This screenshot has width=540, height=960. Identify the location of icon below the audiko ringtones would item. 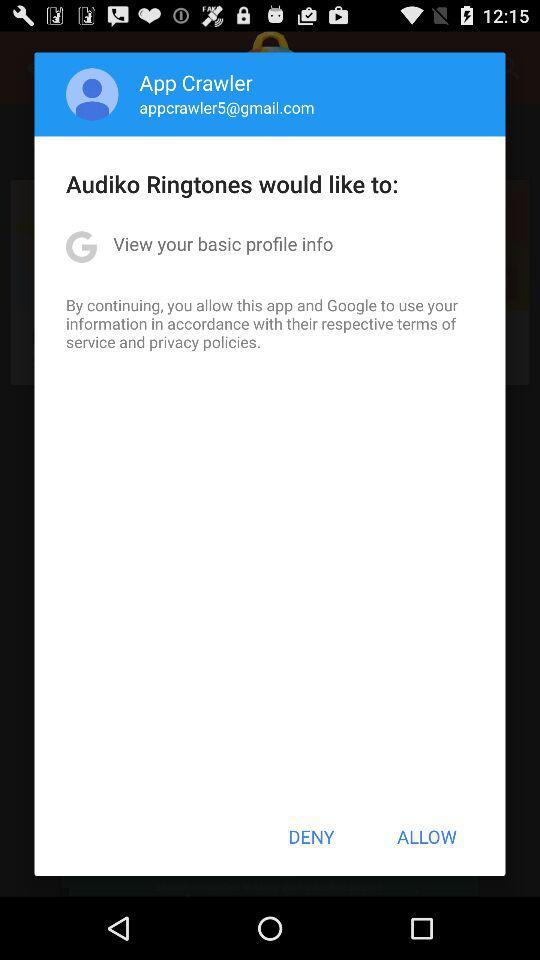
(222, 242).